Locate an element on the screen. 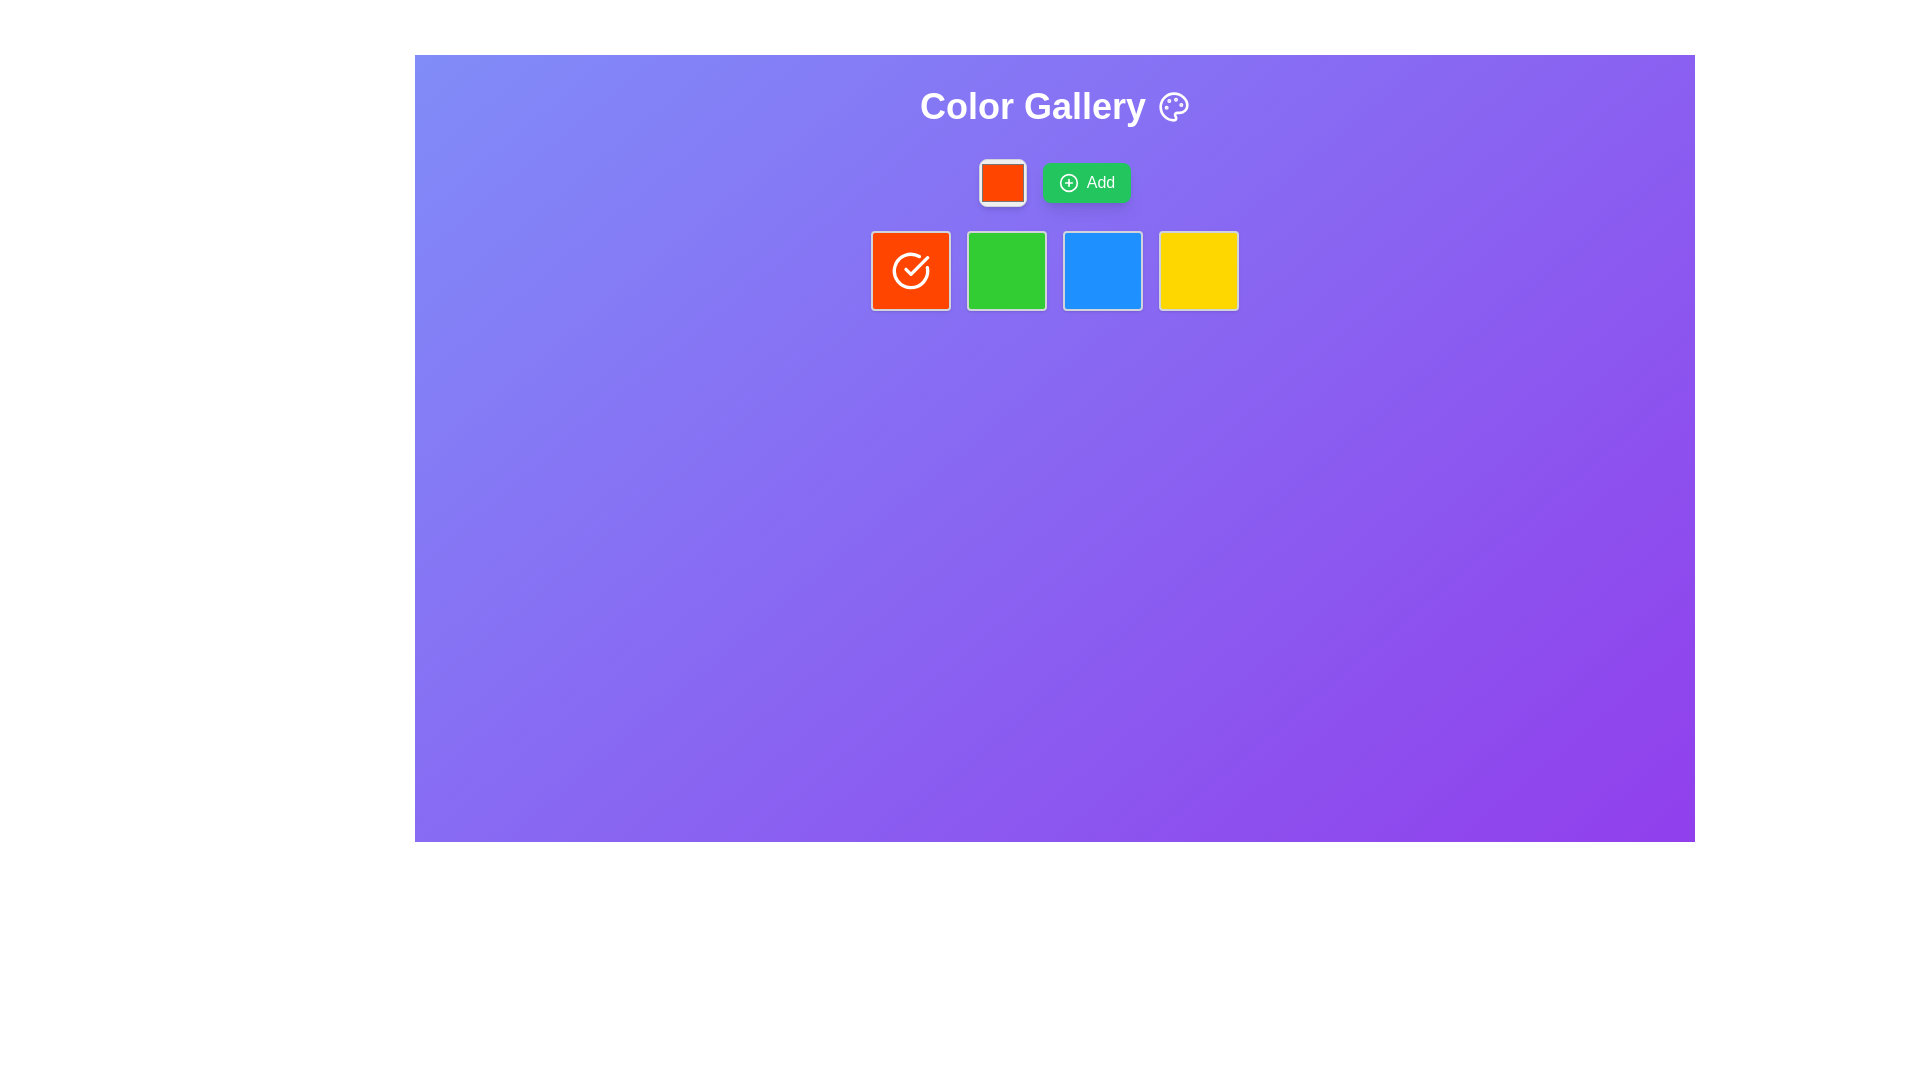 The height and width of the screenshot is (1080, 1920). the green rectangular button labeled 'Add' with a white plus icon, located below the 'Color Gallery' heading is located at coordinates (1054, 182).